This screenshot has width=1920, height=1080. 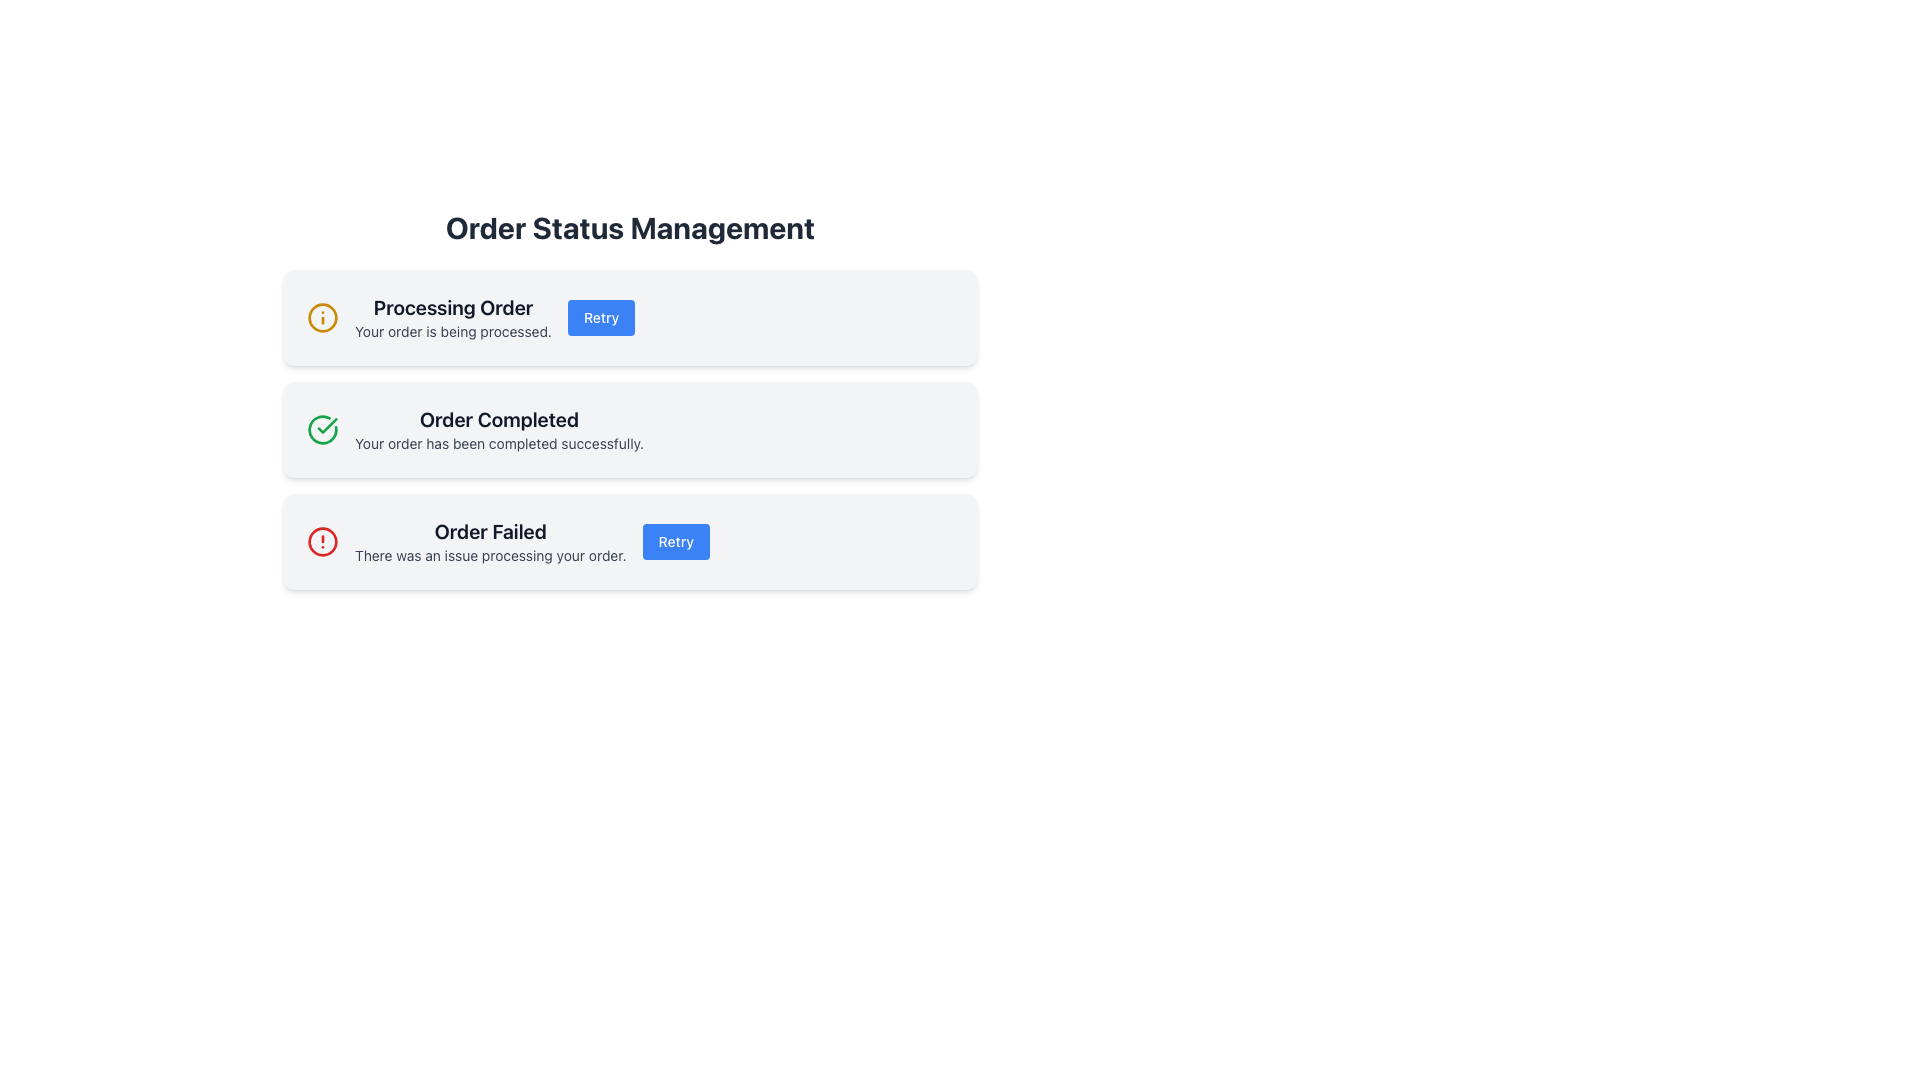 What do you see at coordinates (322, 316) in the screenshot?
I see `the circular yellow SVG icon with an 'i' symbol located at the left edge of the first section of the vertically-stacked list of cards, adjacent to the title 'Processing Order'` at bounding box center [322, 316].